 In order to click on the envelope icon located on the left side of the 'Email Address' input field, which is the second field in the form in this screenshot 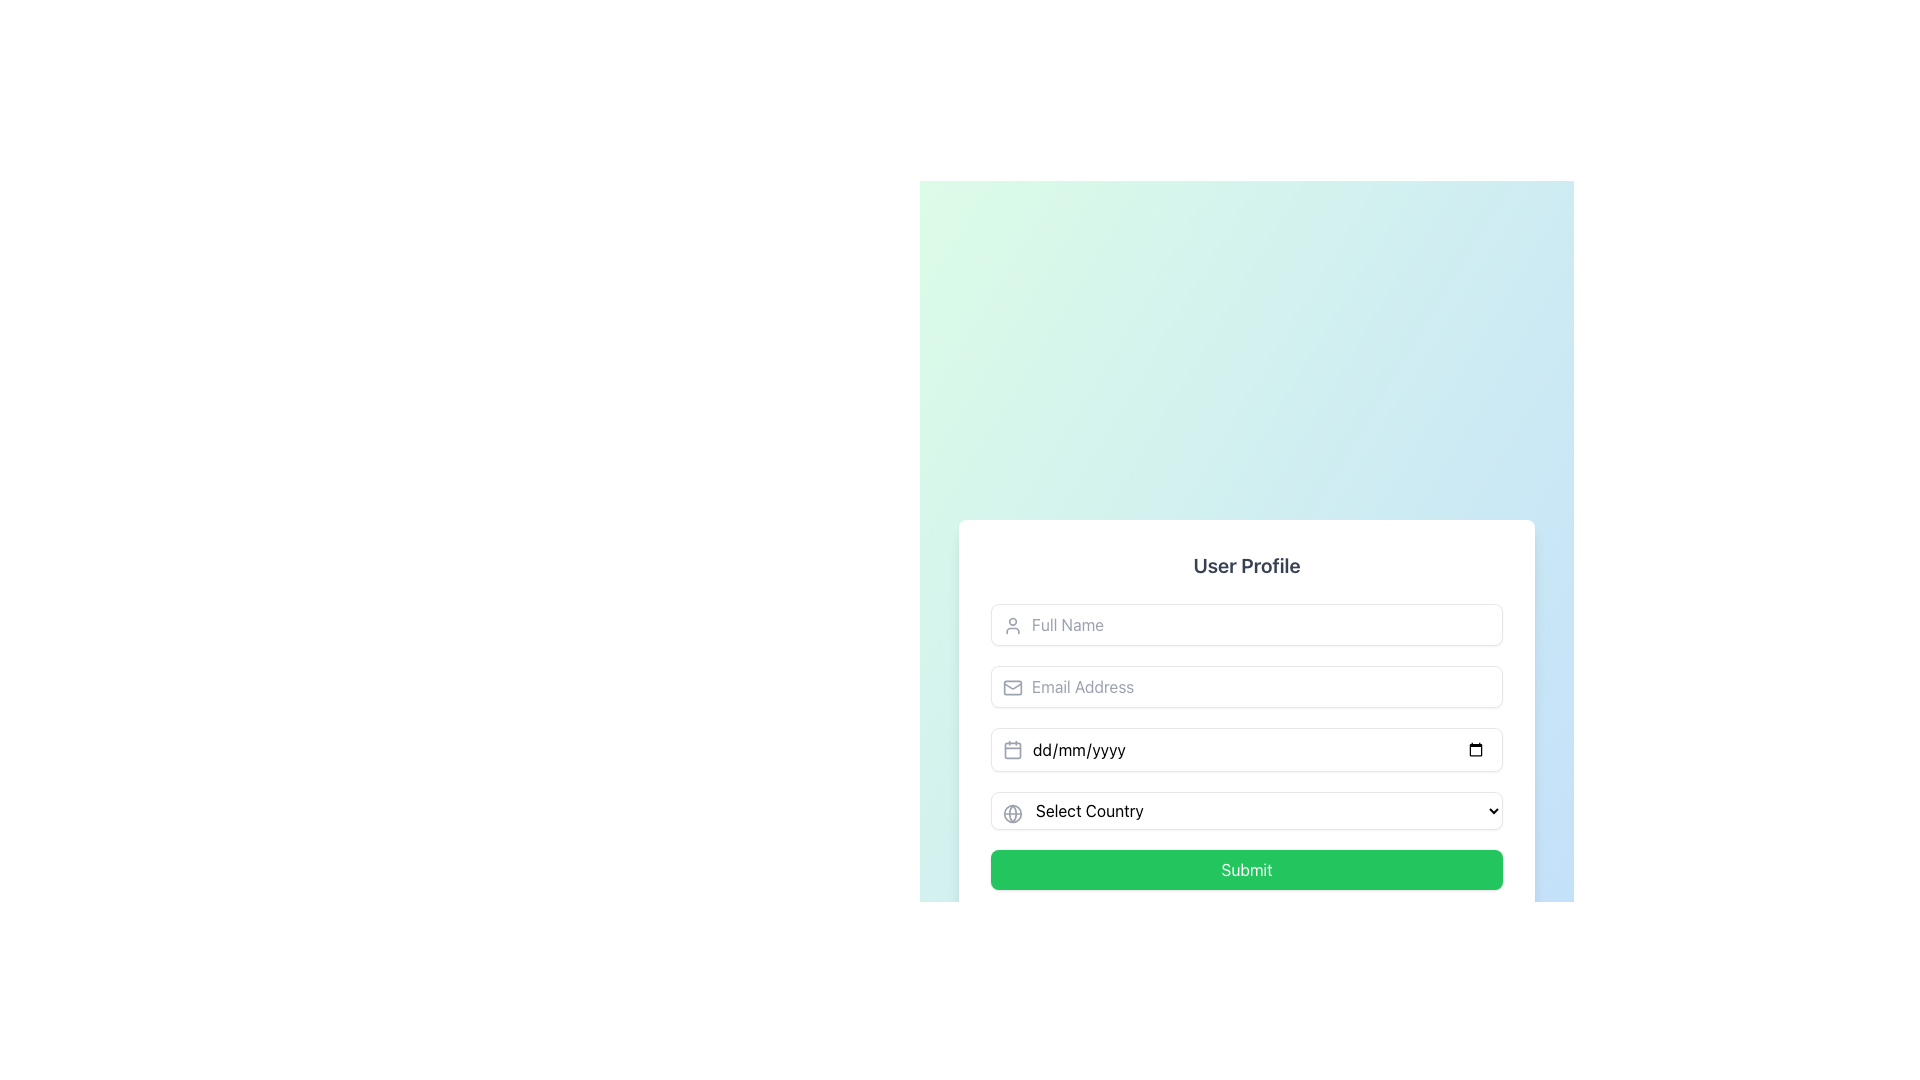, I will do `click(1012, 686)`.